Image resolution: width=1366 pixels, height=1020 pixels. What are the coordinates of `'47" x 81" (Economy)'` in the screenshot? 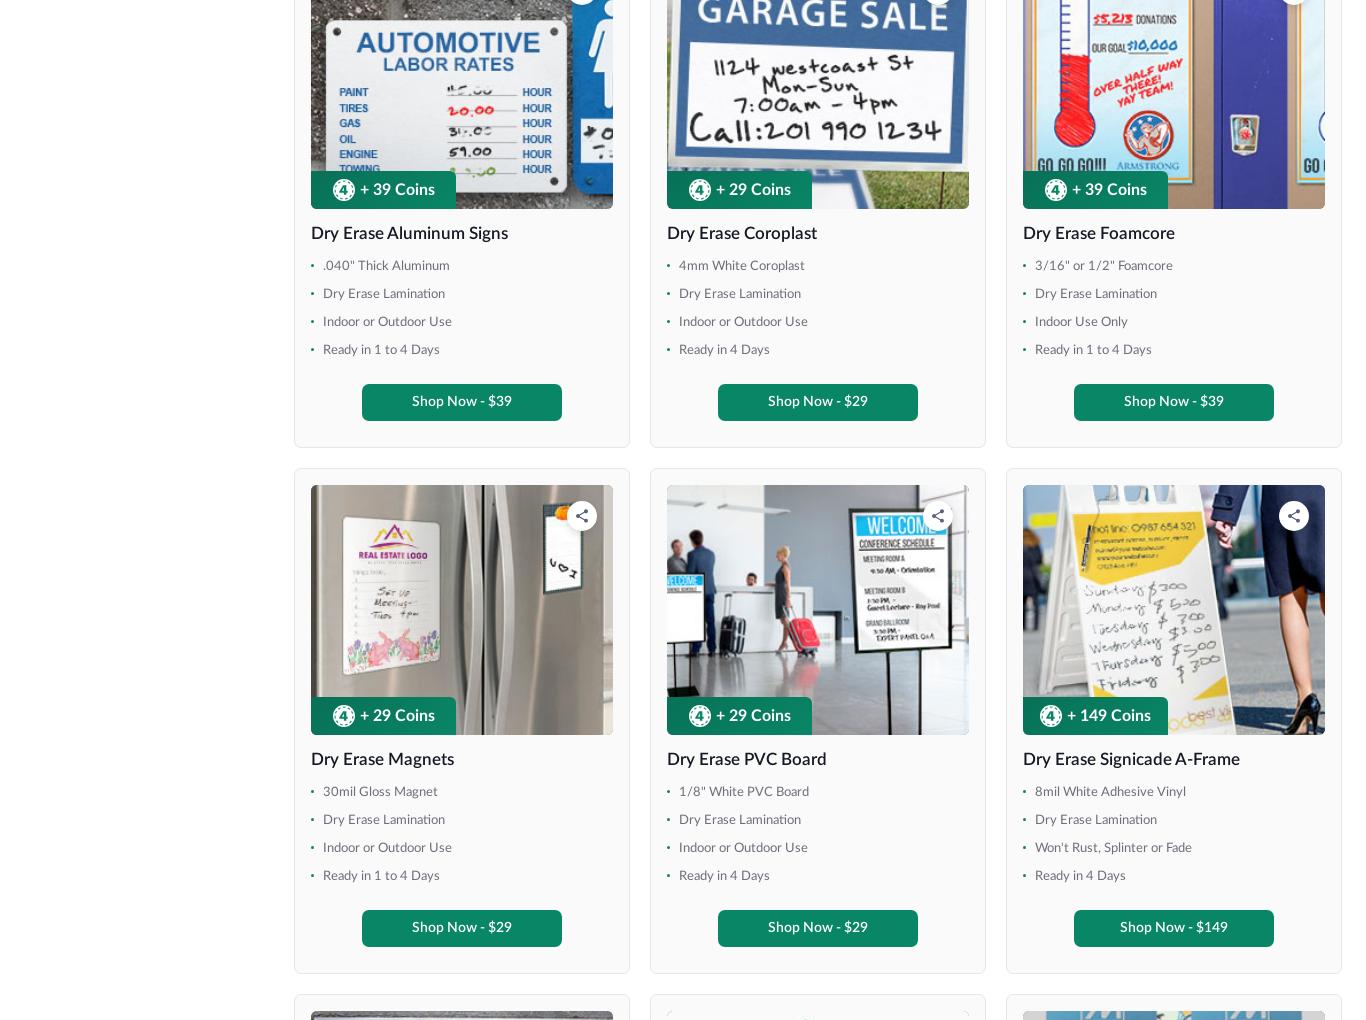 It's located at (116, 812).